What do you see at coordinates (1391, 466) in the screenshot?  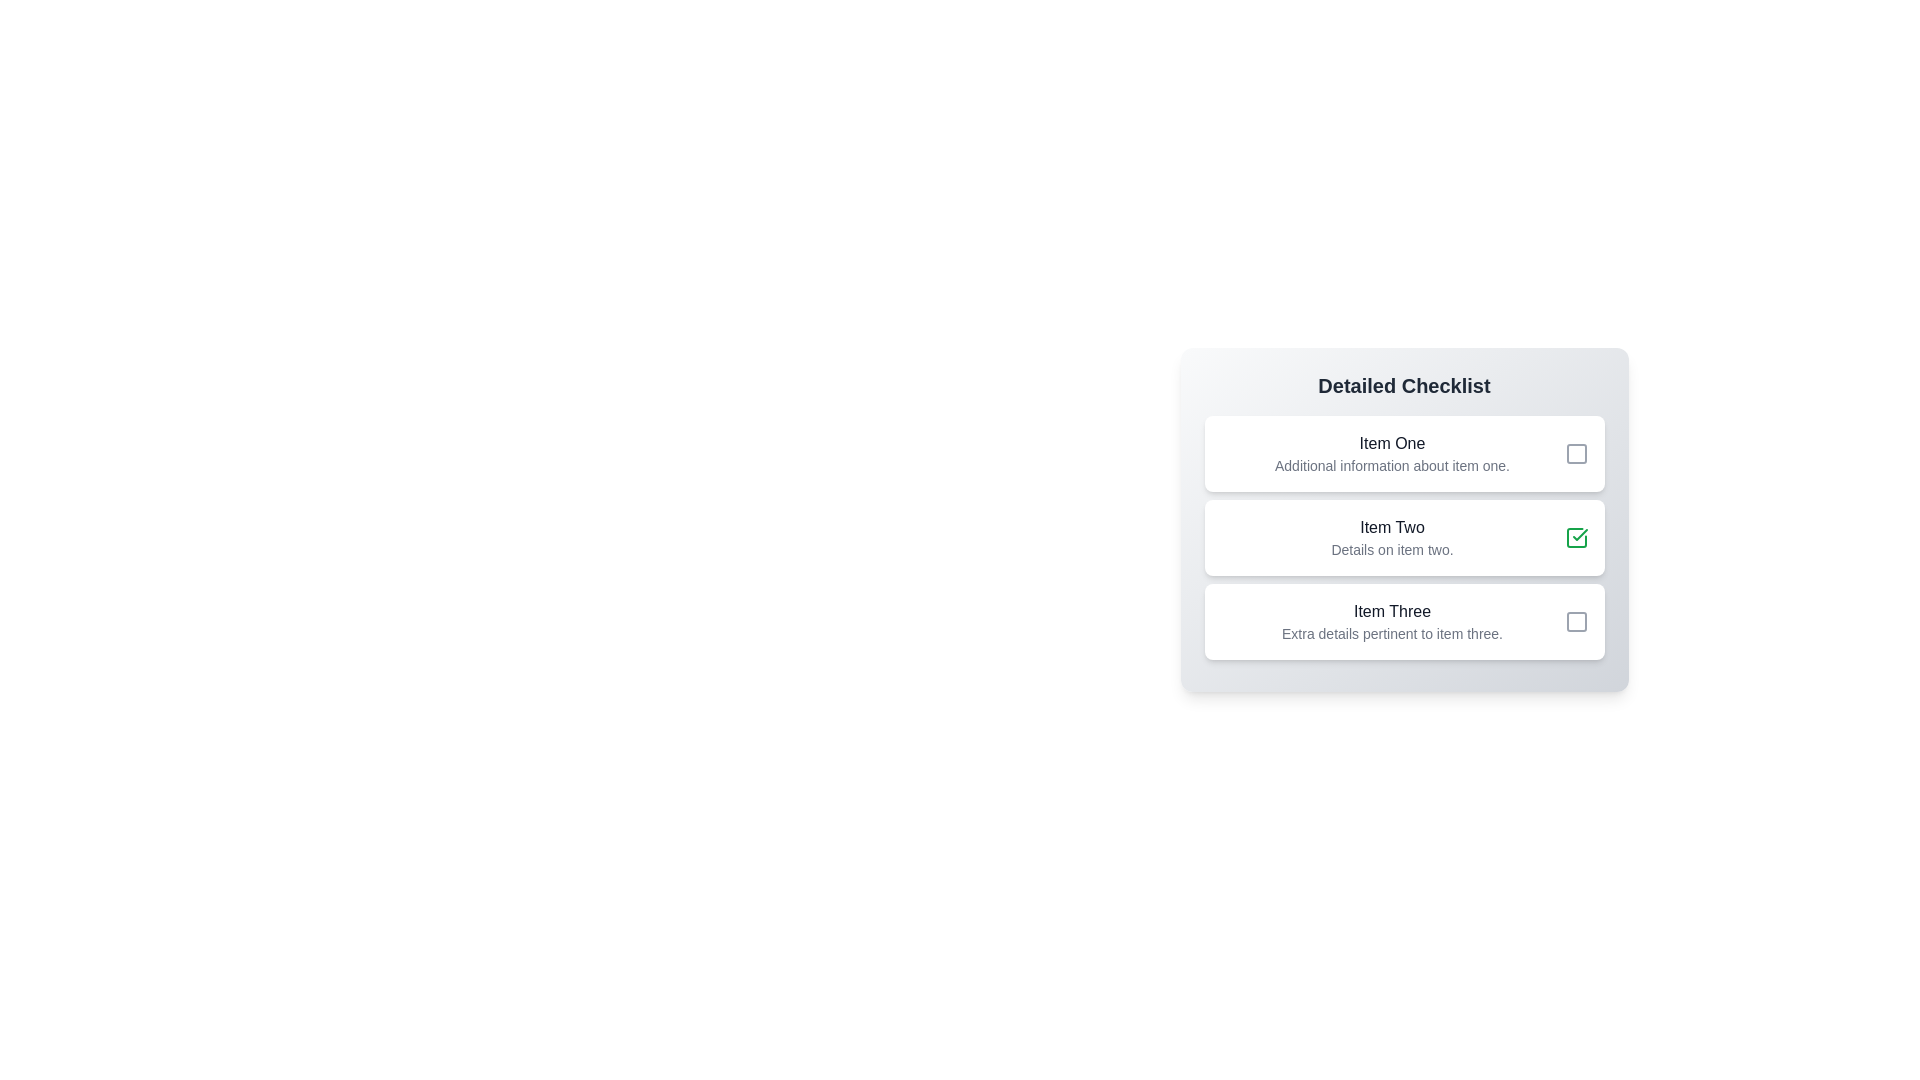 I see `text label displaying 'Additional information about item one.' which is styled in gray and positioned below the title 'Item One' in the checklist interface` at bounding box center [1391, 466].